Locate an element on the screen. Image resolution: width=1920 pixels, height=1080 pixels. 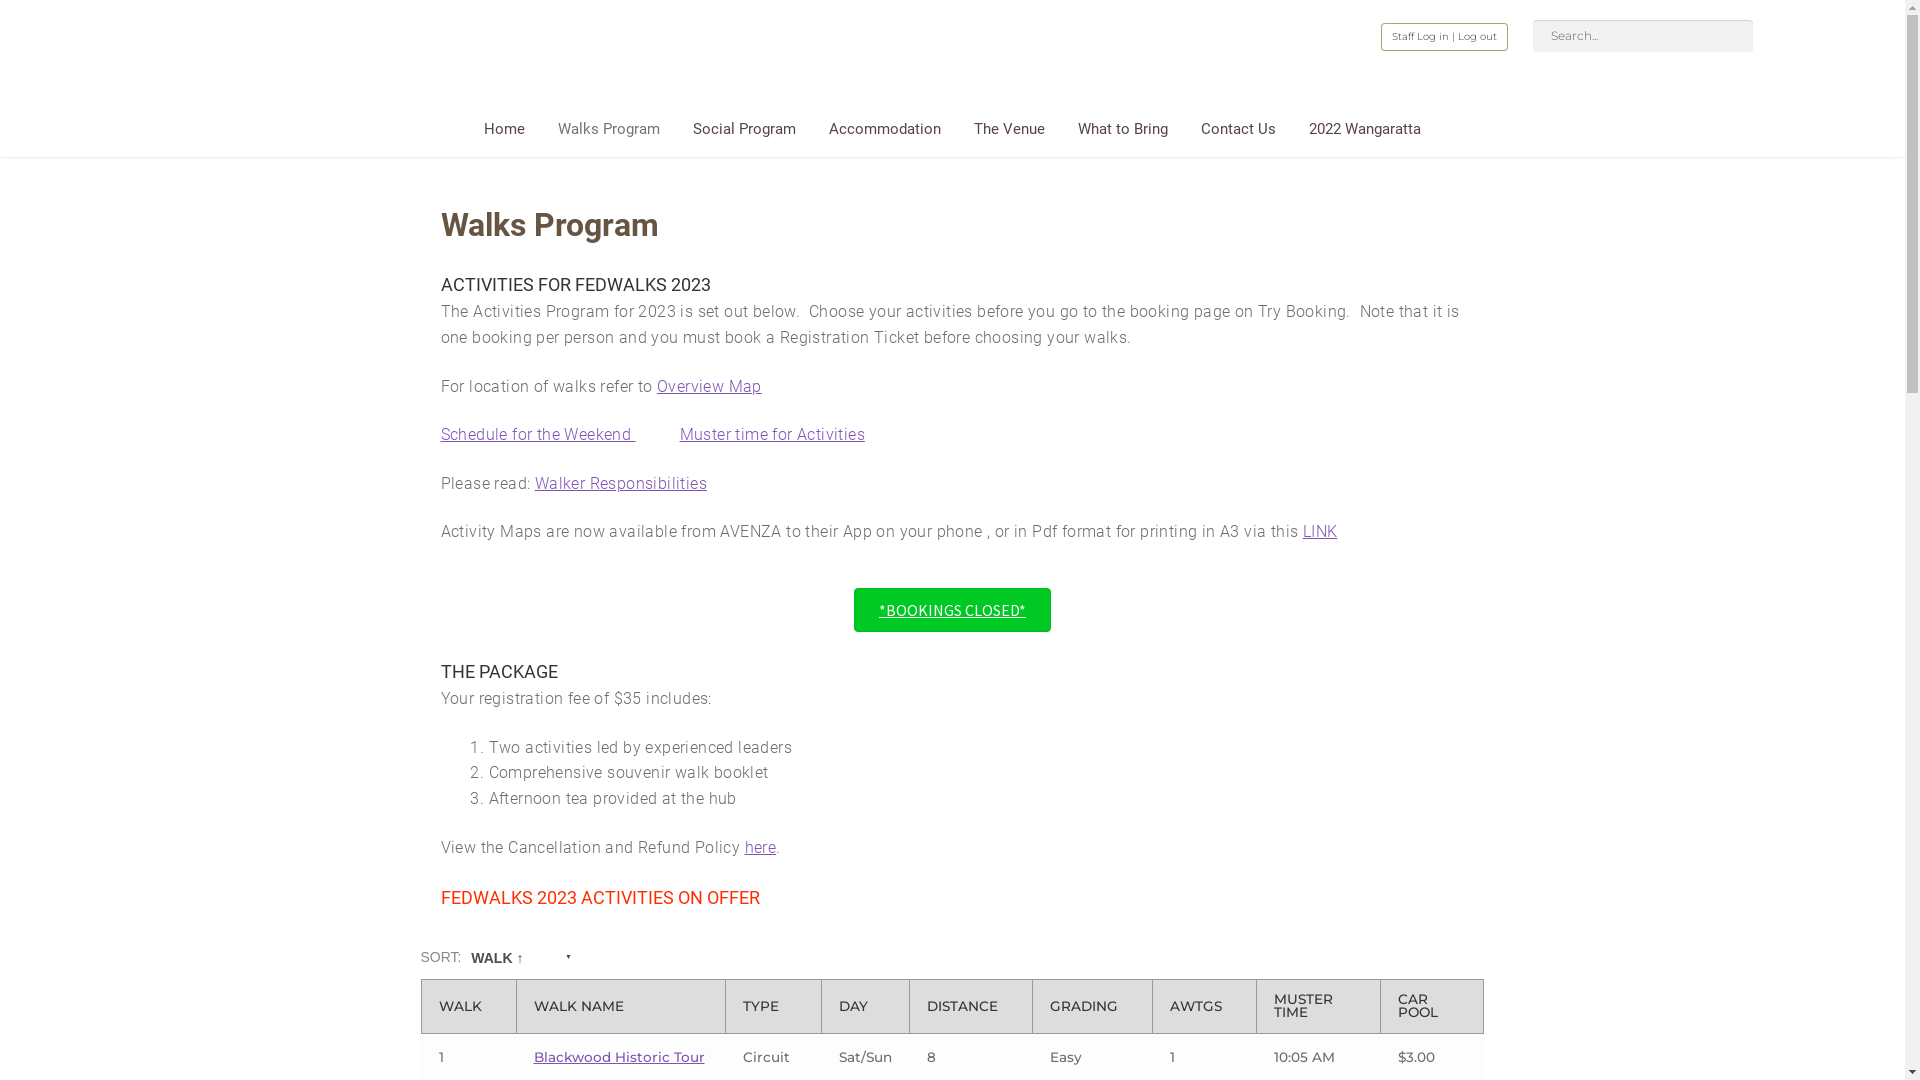
'Muster time for Activities' is located at coordinates (771, 433).